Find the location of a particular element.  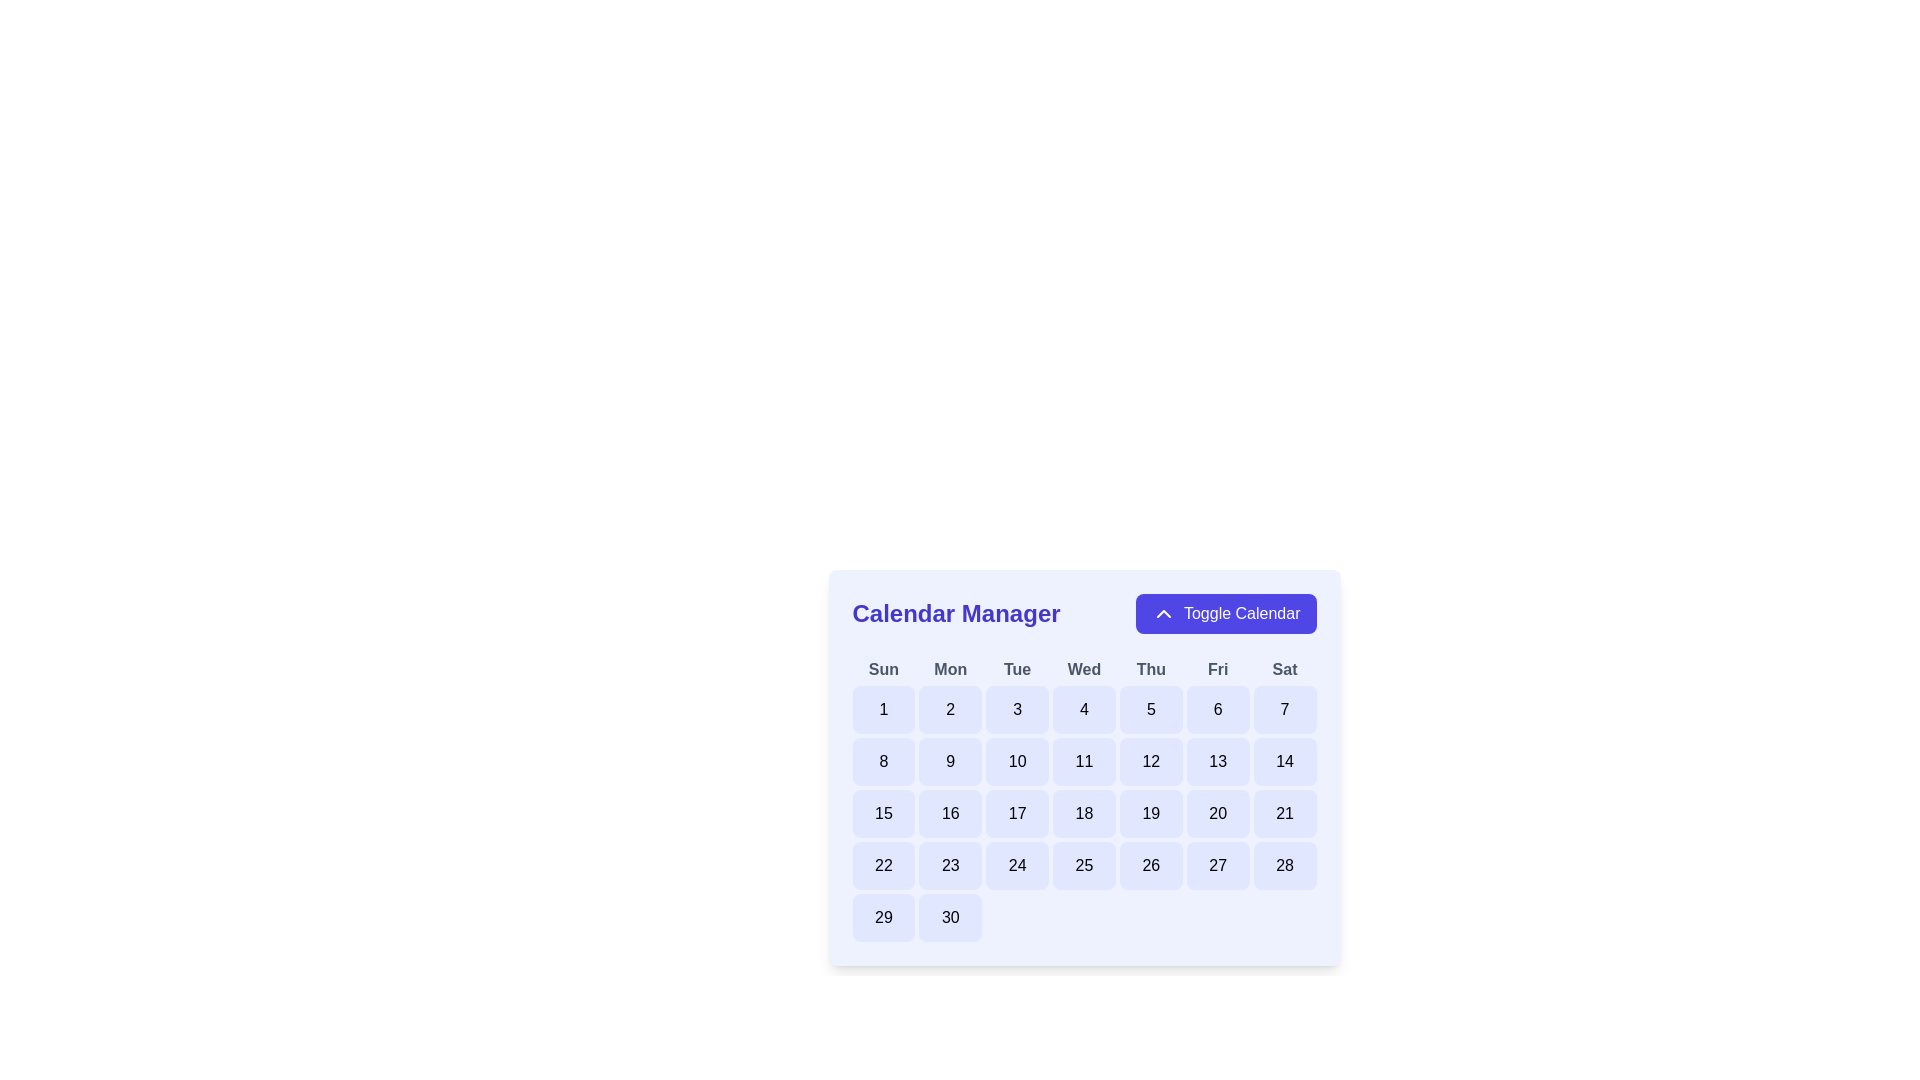

the calendar day button displaying '10' is located at coordinates (1017, 762).